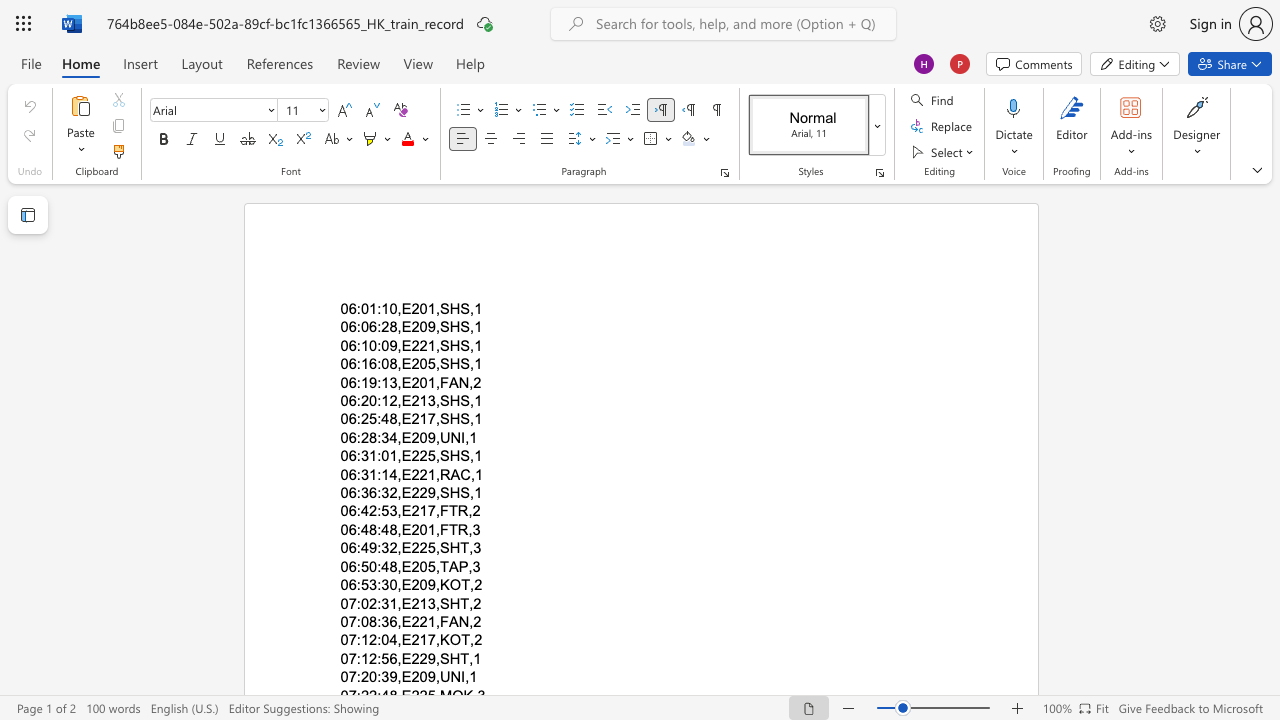 This screenshot has height=720, width=1280. I want to click on the subset text "E225,SH" within the text "06:49:32,E225,SHT,3", so click(400, 548).